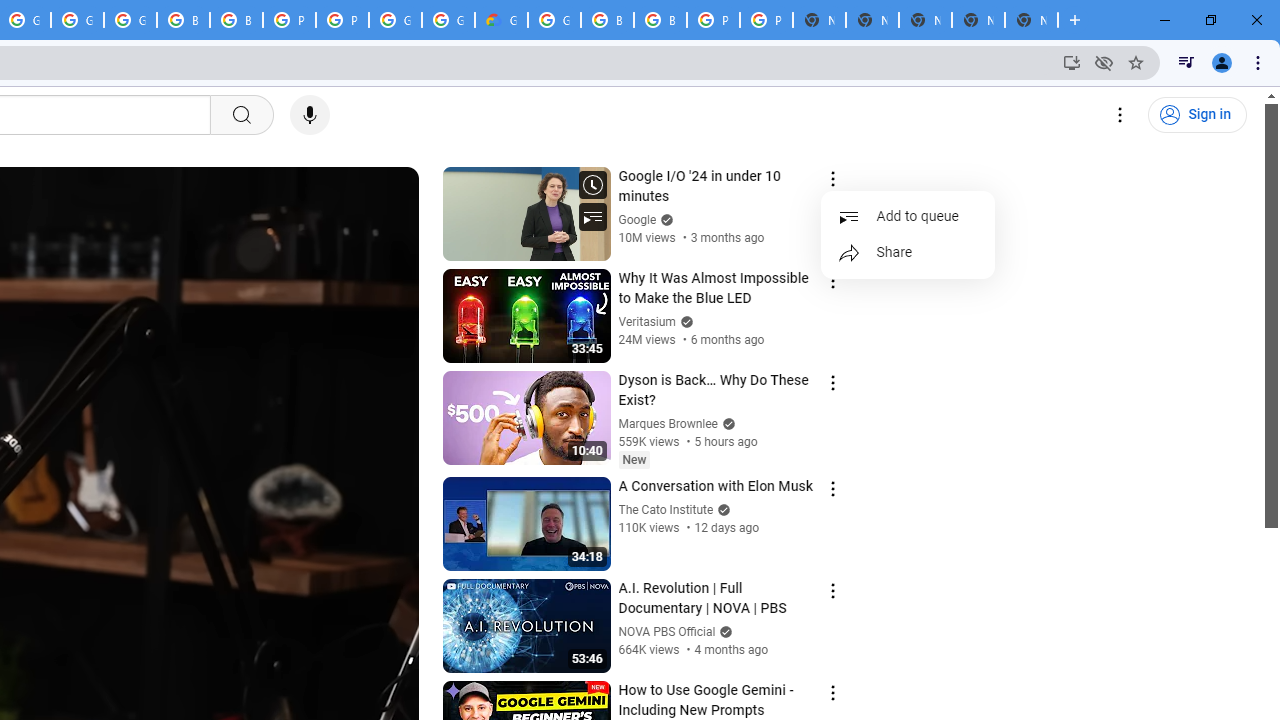 The height and width of the screenshot is (720, 1280). What do you see at coordinates (395, 20) in the screenshot?
I see `'Google Cloud Platform'` at bounding box center [395, 20].